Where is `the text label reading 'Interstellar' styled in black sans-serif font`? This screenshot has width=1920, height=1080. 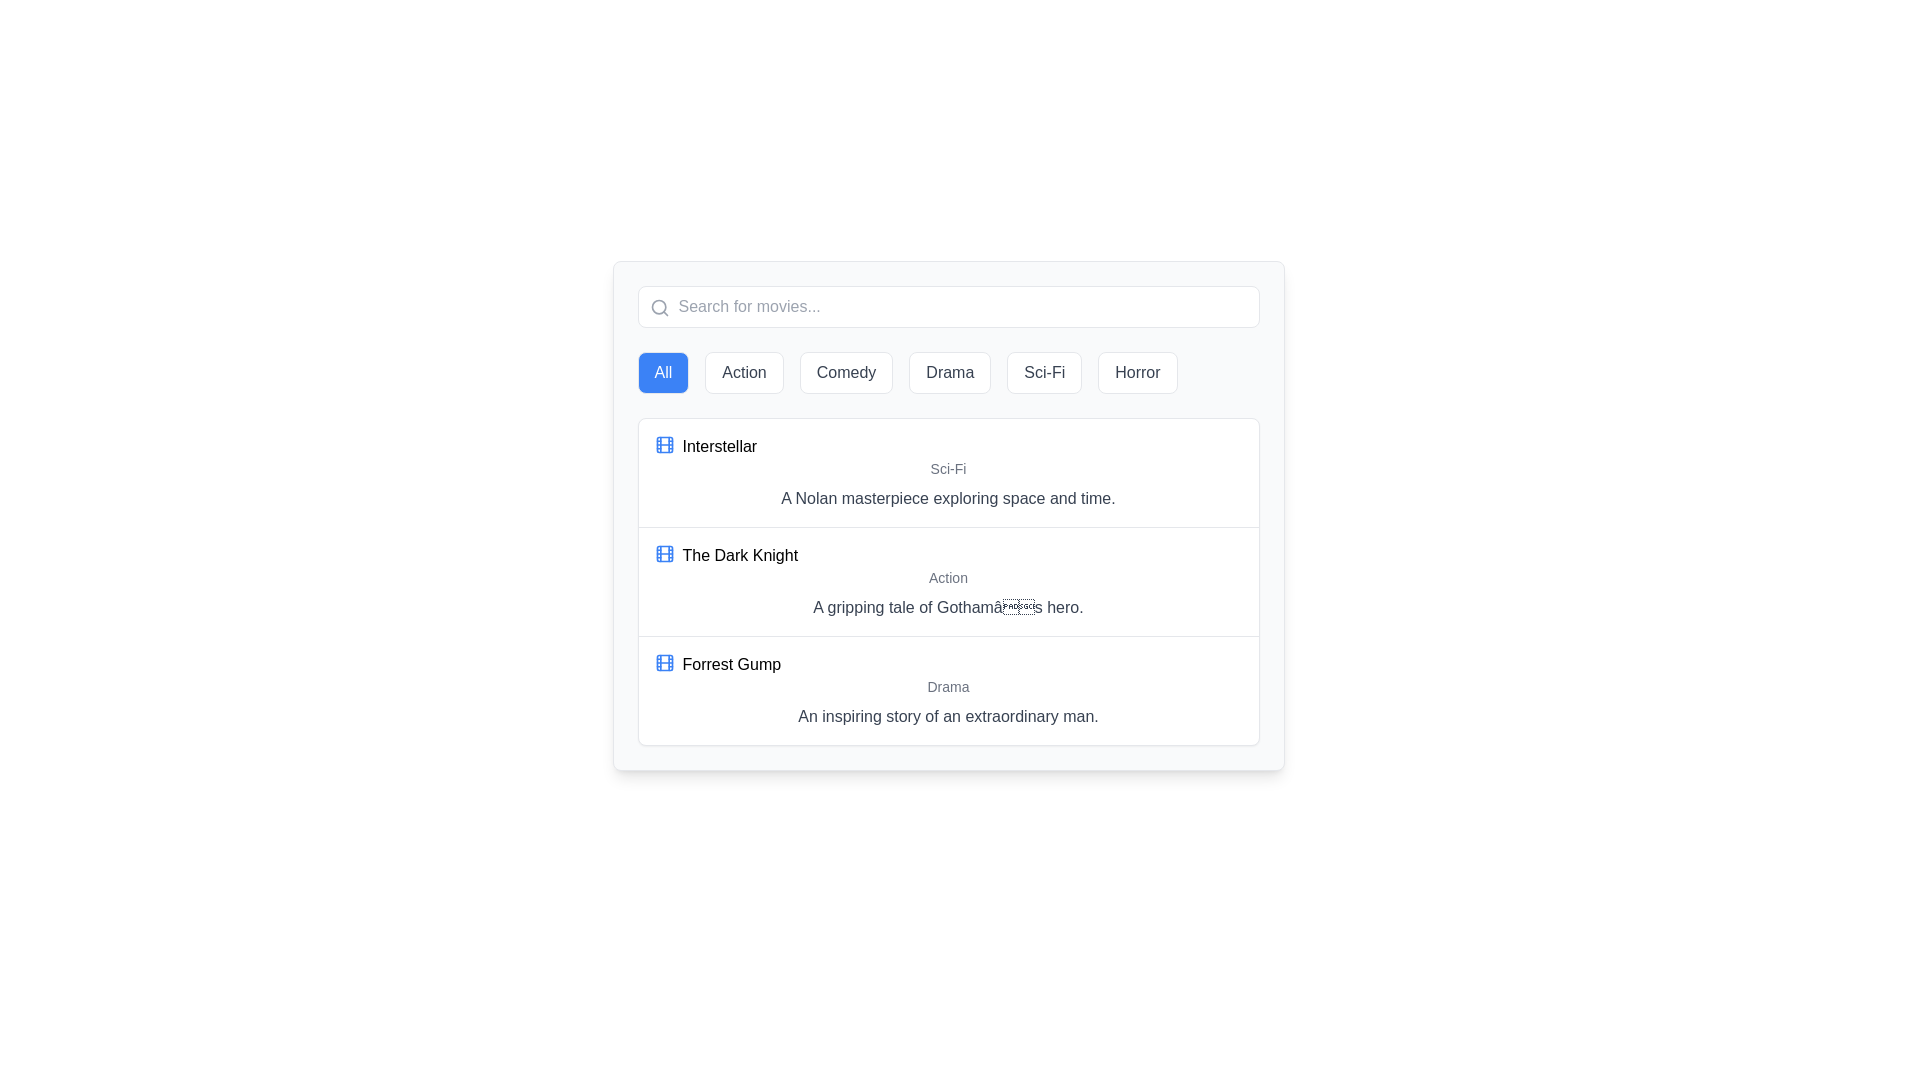
the text label reading 'Interstellar' styled in black sans-serif font is located at coordinates (719, 446).